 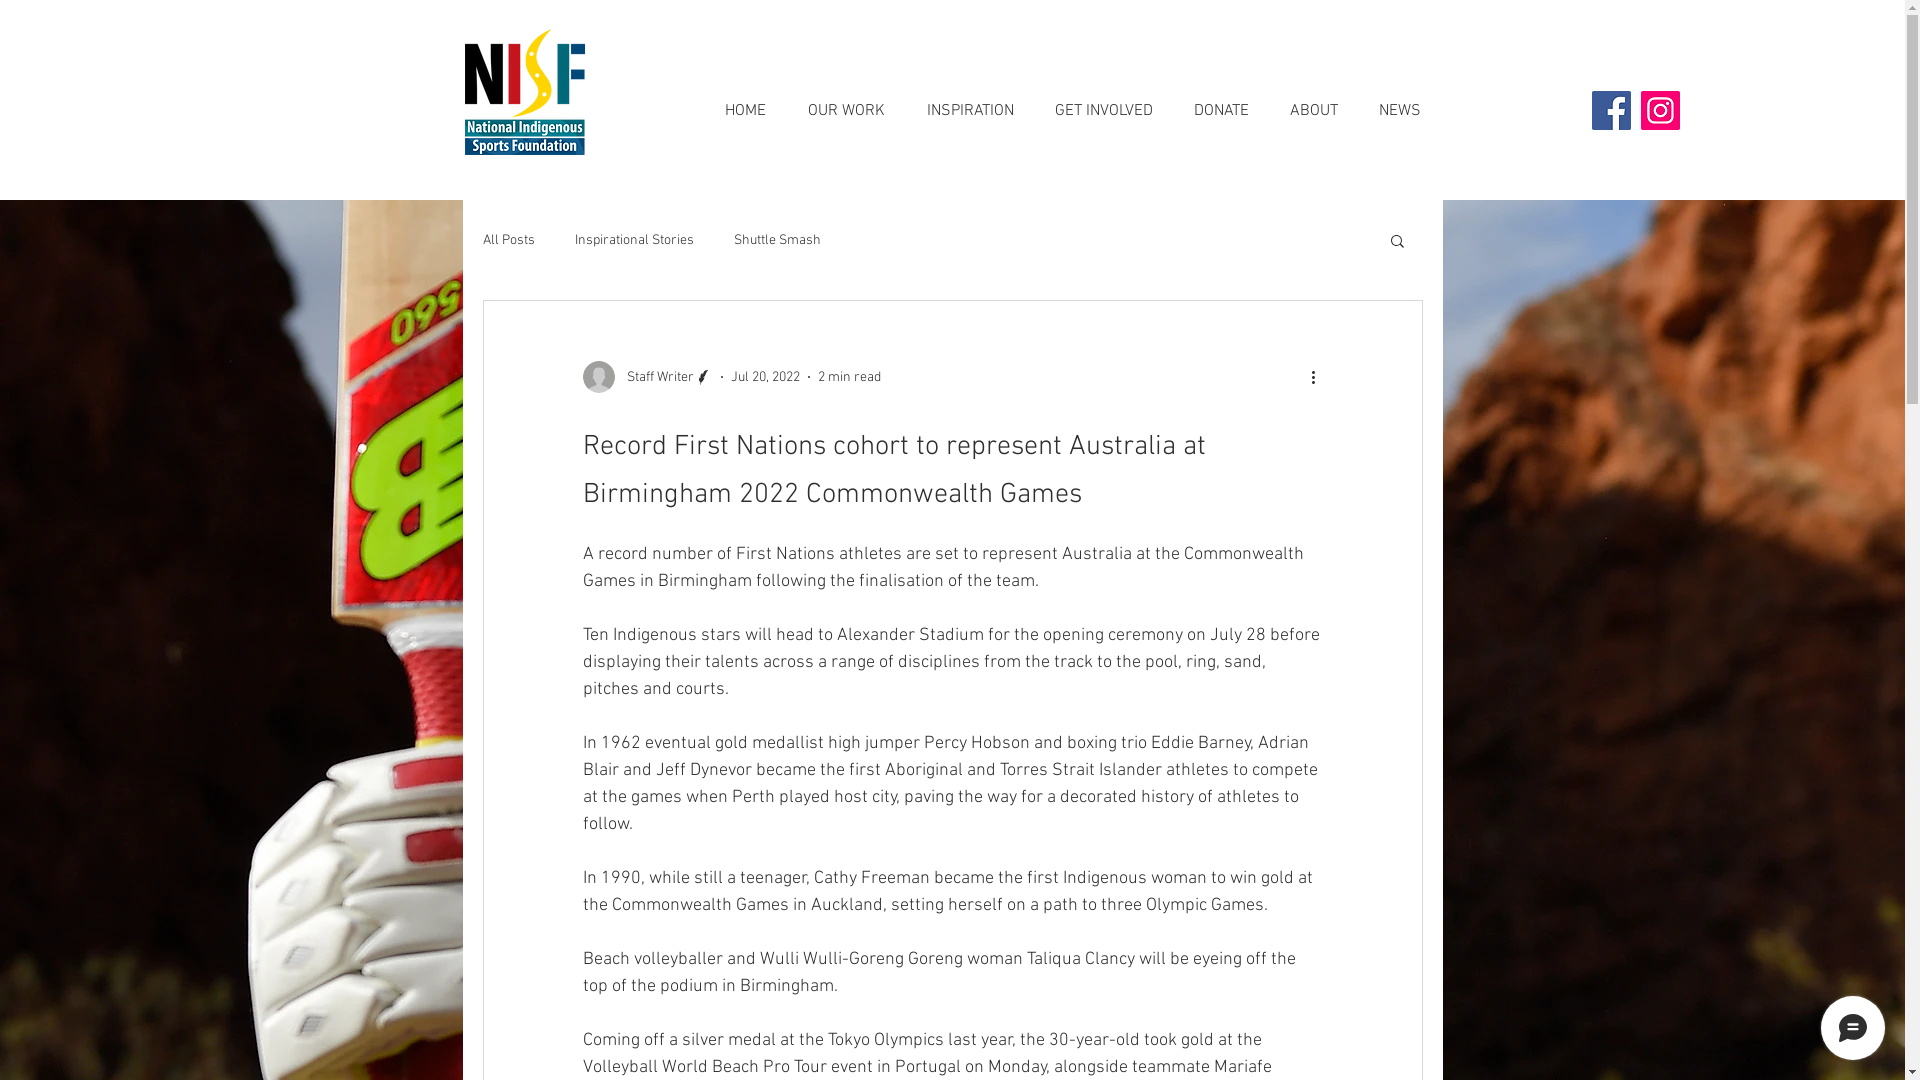 What do you see at coordinates (776, 239) in the screenshot?
I see `'Shuttle Smash'` at bounding box center [776, 239].